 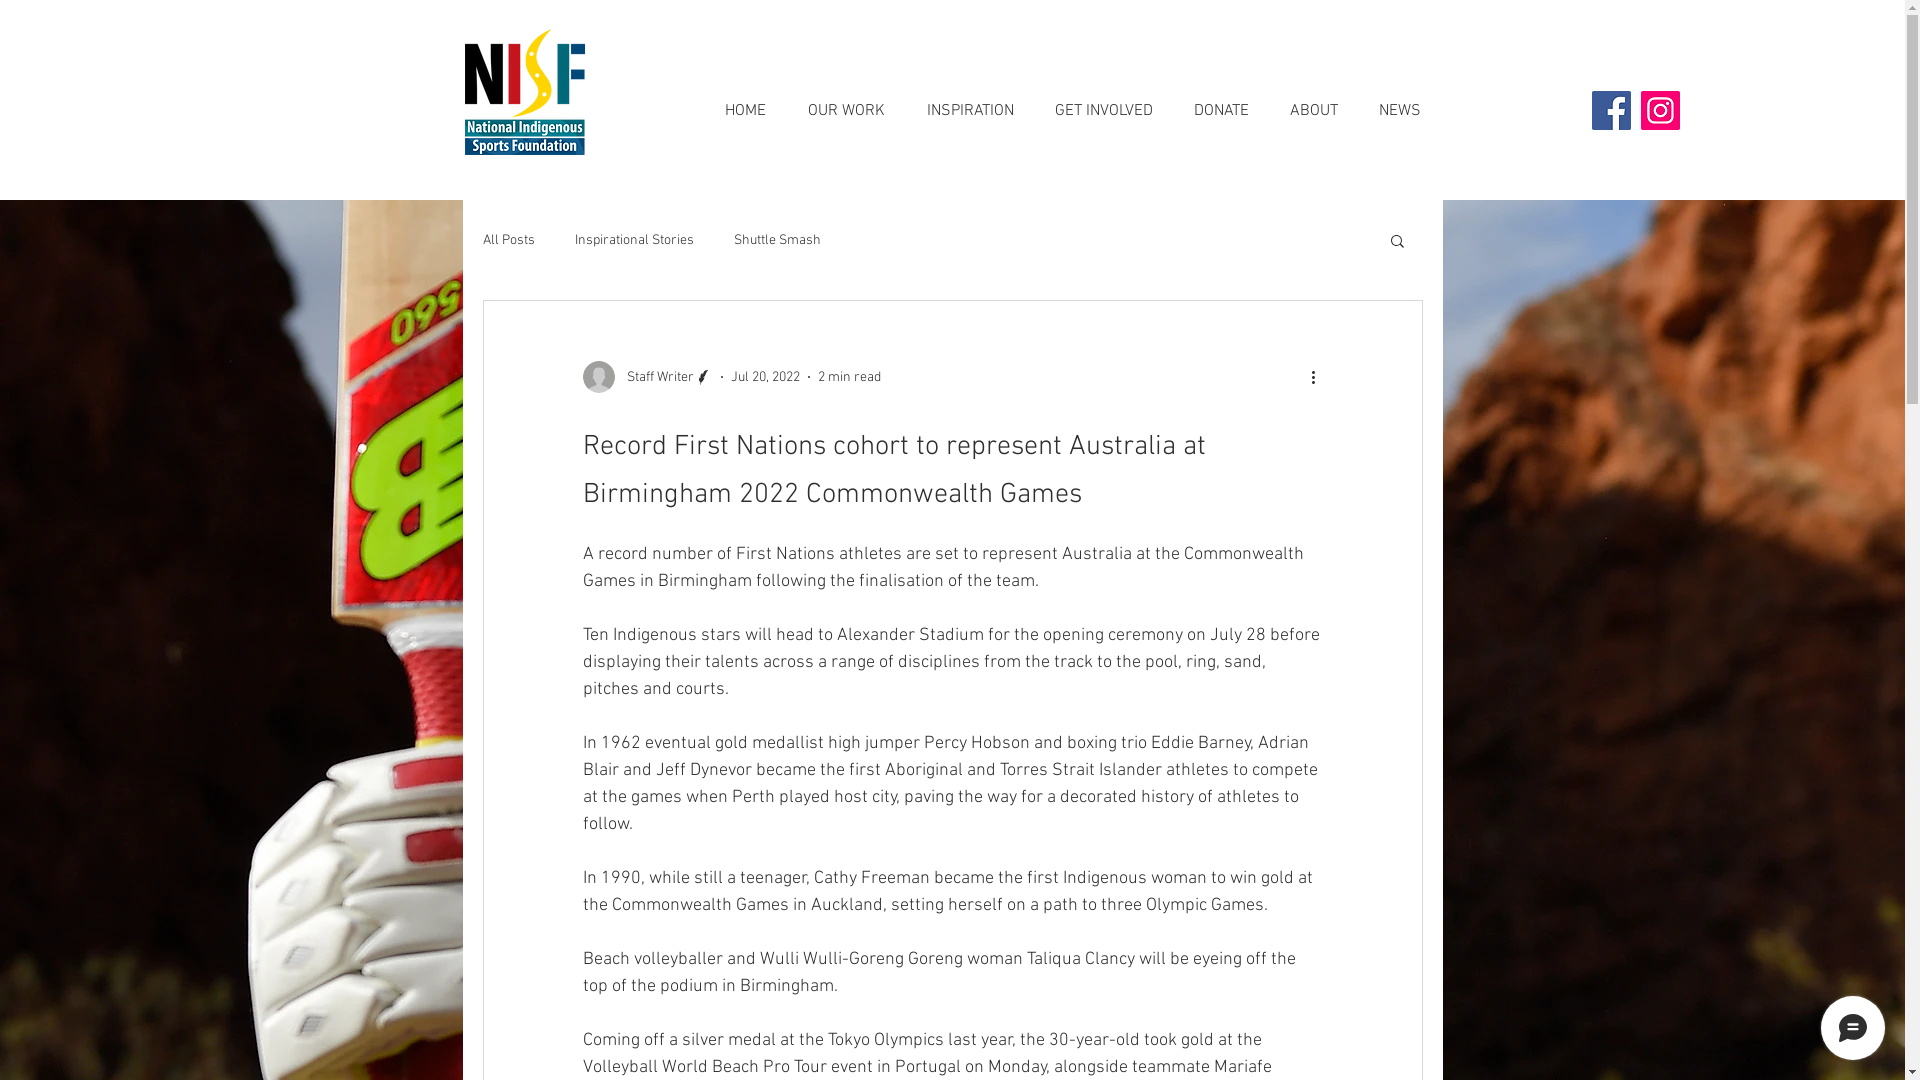 What do you see at coordinates (776, 239) in the screenshot?
I see `'Shuttle Smash'` at bounding box center [776, 239].